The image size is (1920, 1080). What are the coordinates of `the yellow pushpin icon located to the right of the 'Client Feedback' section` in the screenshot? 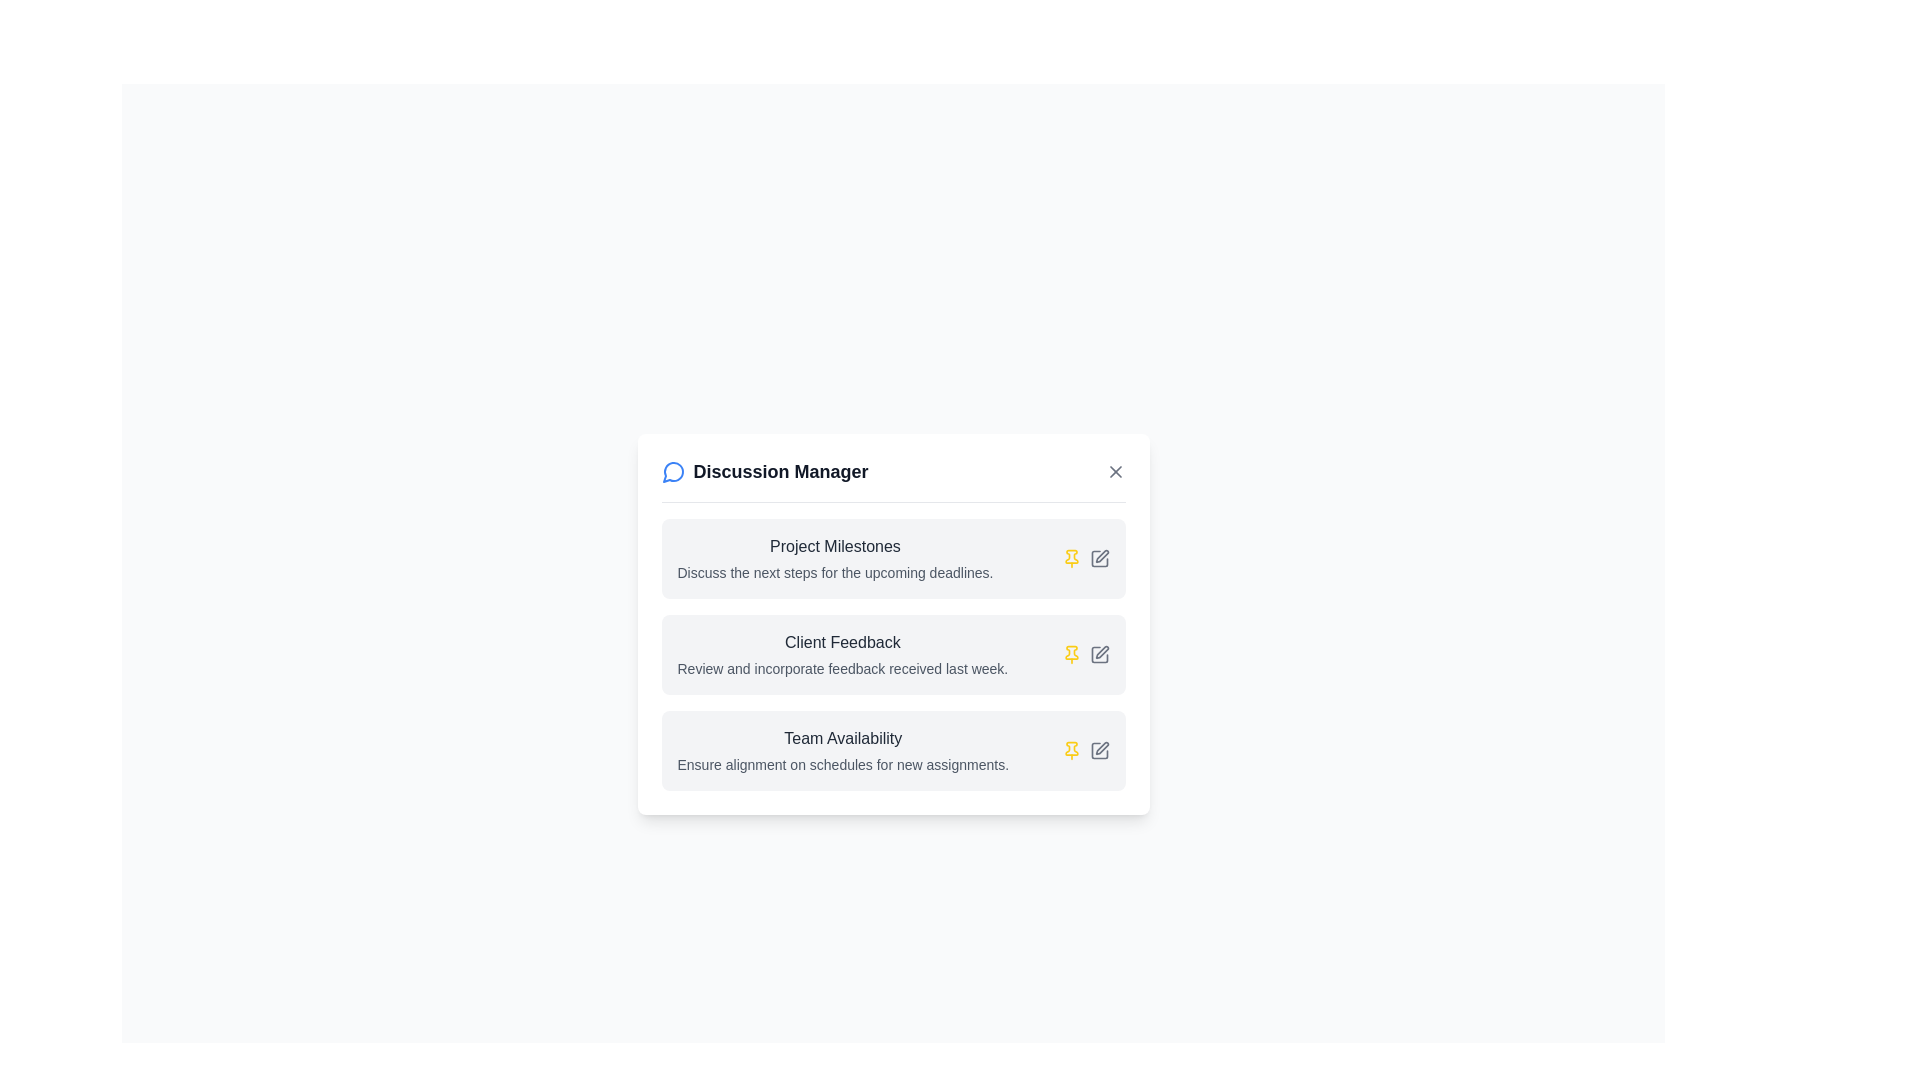 It's located at (1070, 750).